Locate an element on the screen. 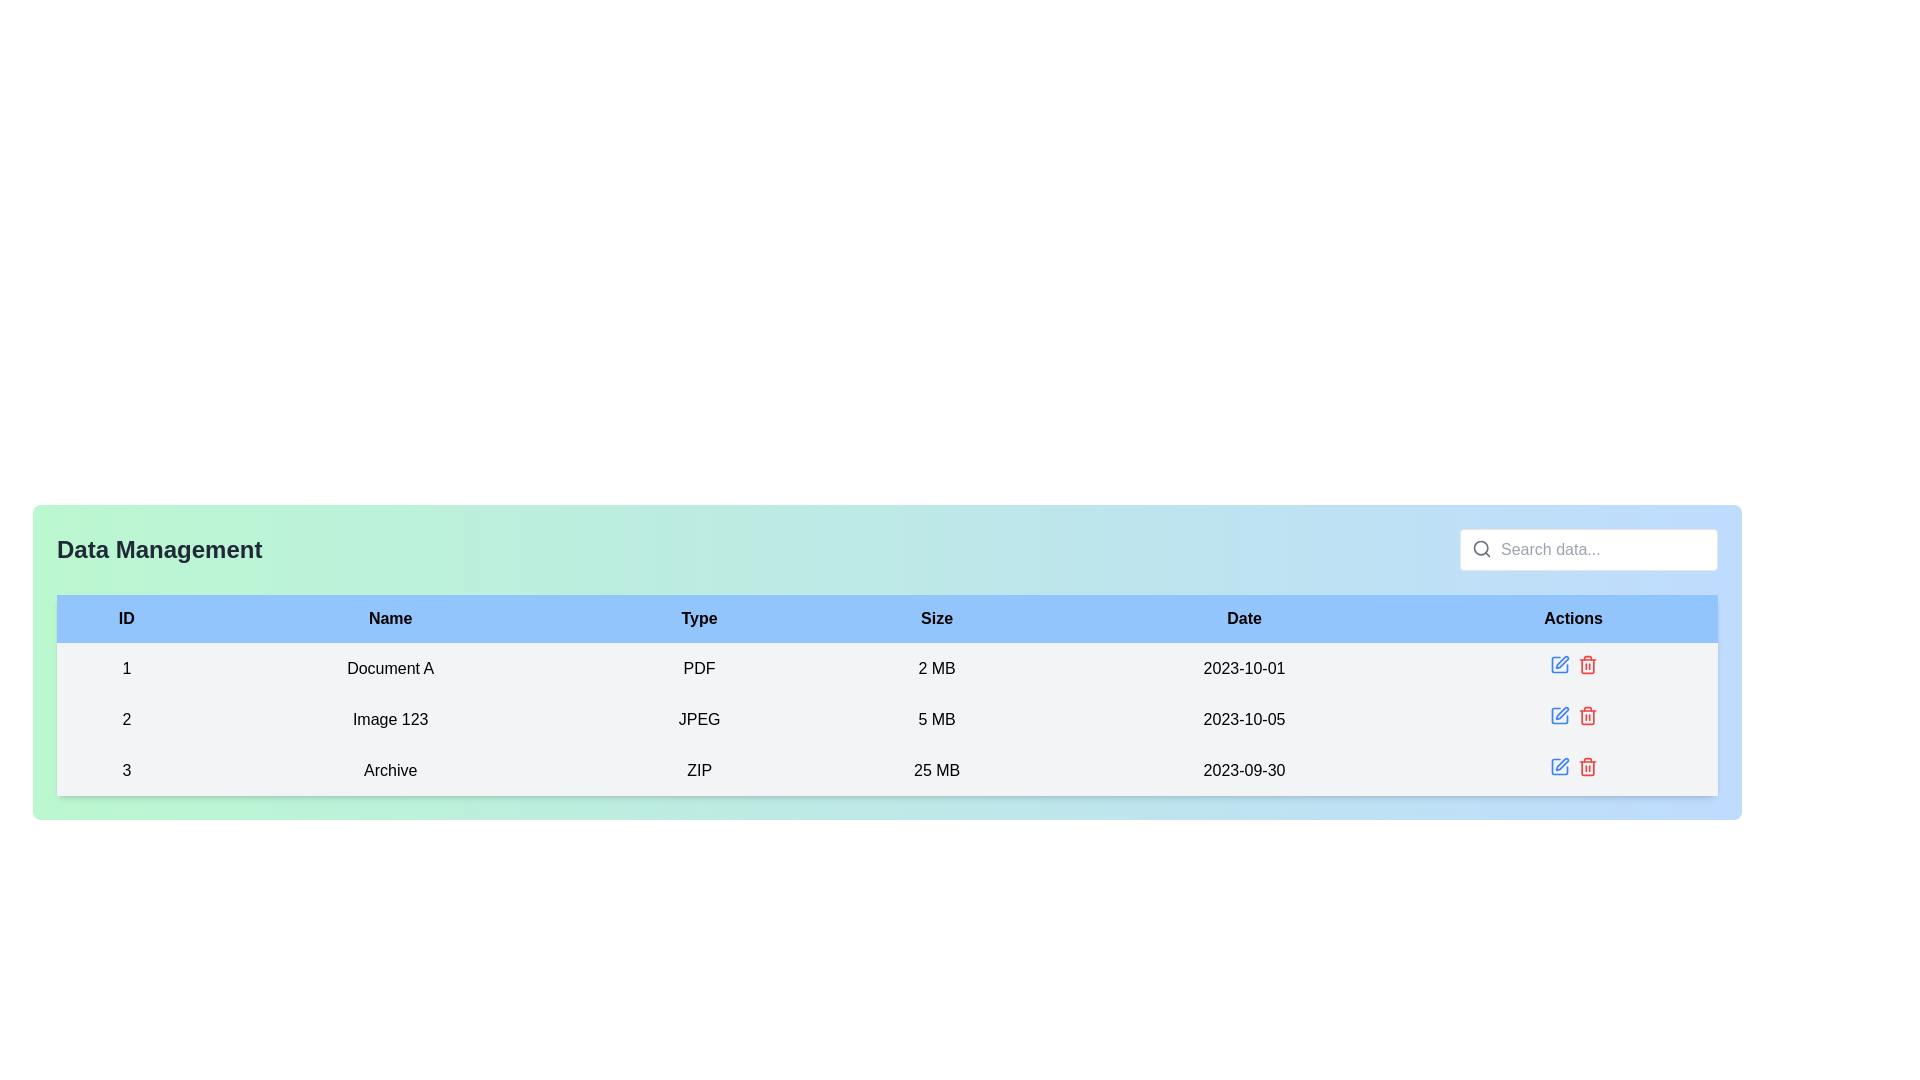 This screenshot has height=1080, width=1920. the Table Header displaying 'ID' in bold, which is the first column heading of a table with a light blue background is located at coordinates (125, 617).